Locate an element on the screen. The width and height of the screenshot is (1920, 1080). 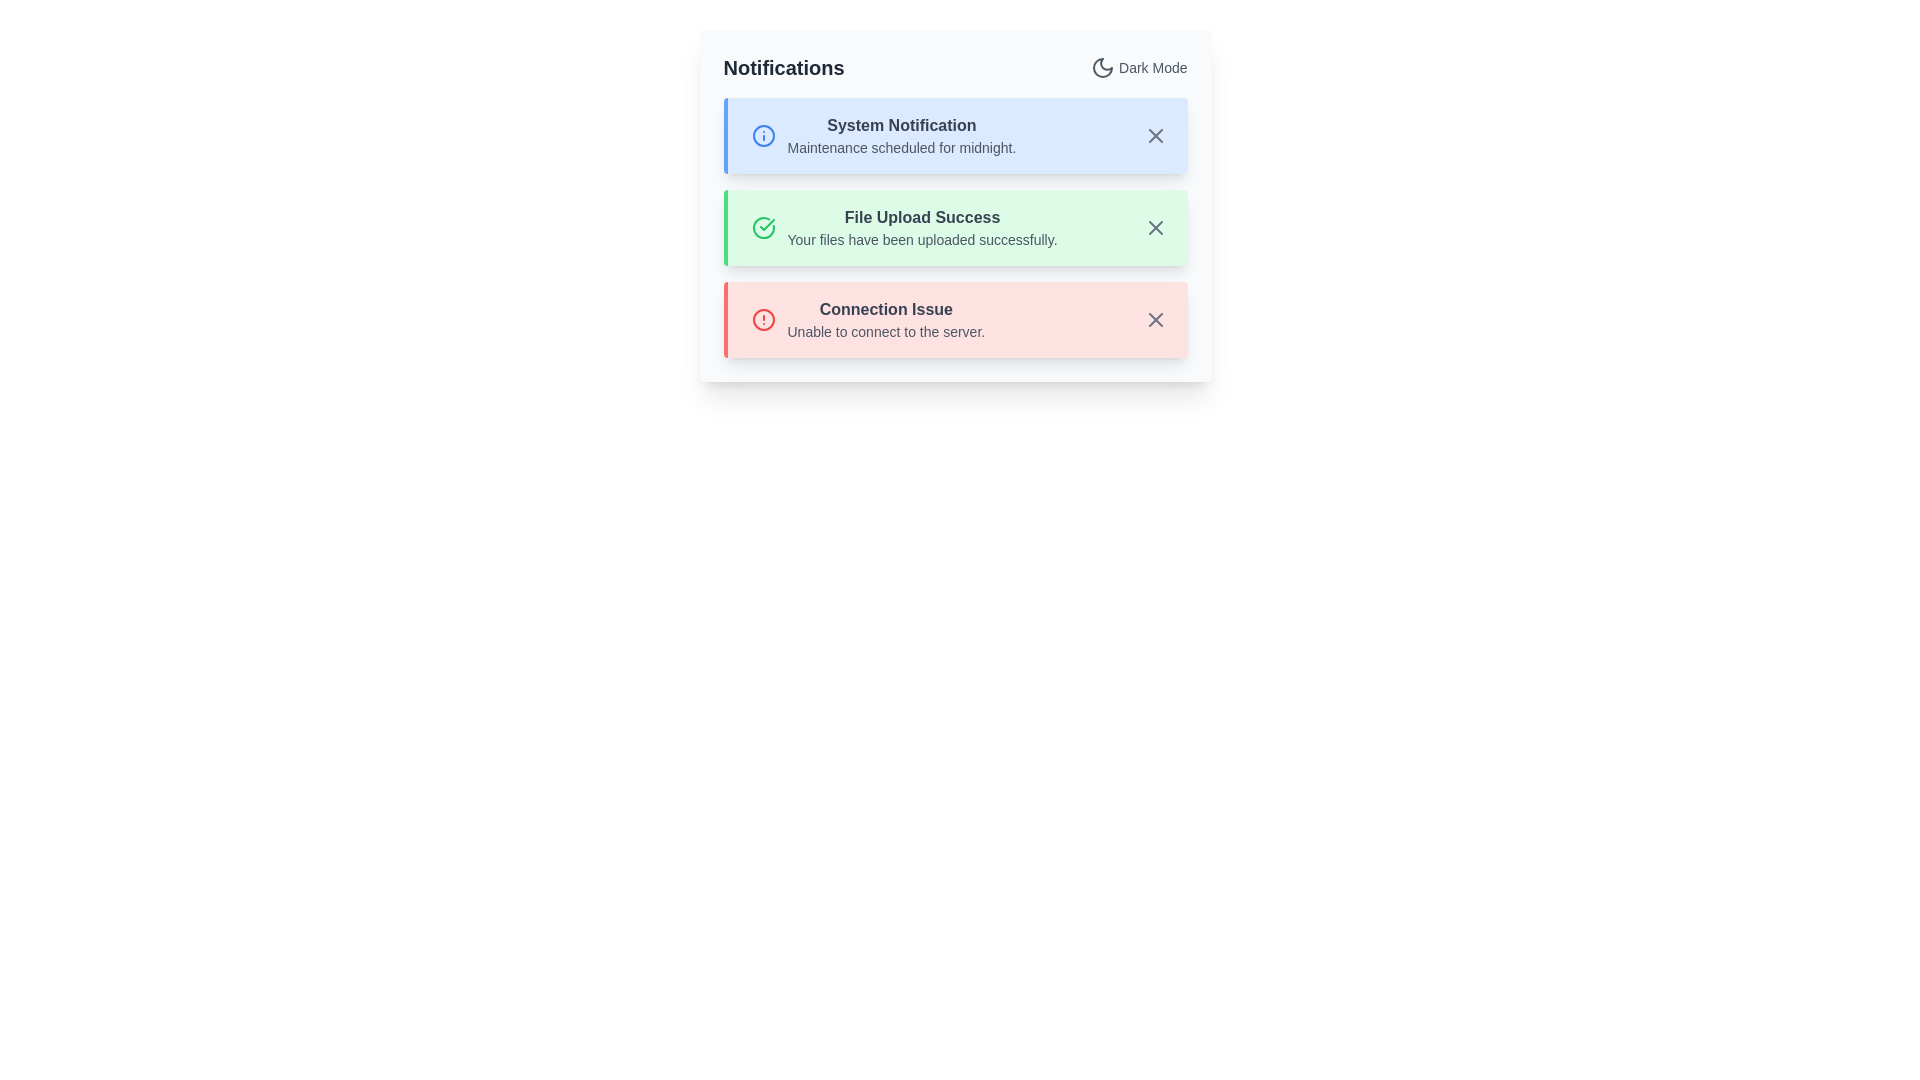
the small gray 'X' icon button located at the far right of the green message box that says 'File Upload Success' is located at coordinates (1155, 226).